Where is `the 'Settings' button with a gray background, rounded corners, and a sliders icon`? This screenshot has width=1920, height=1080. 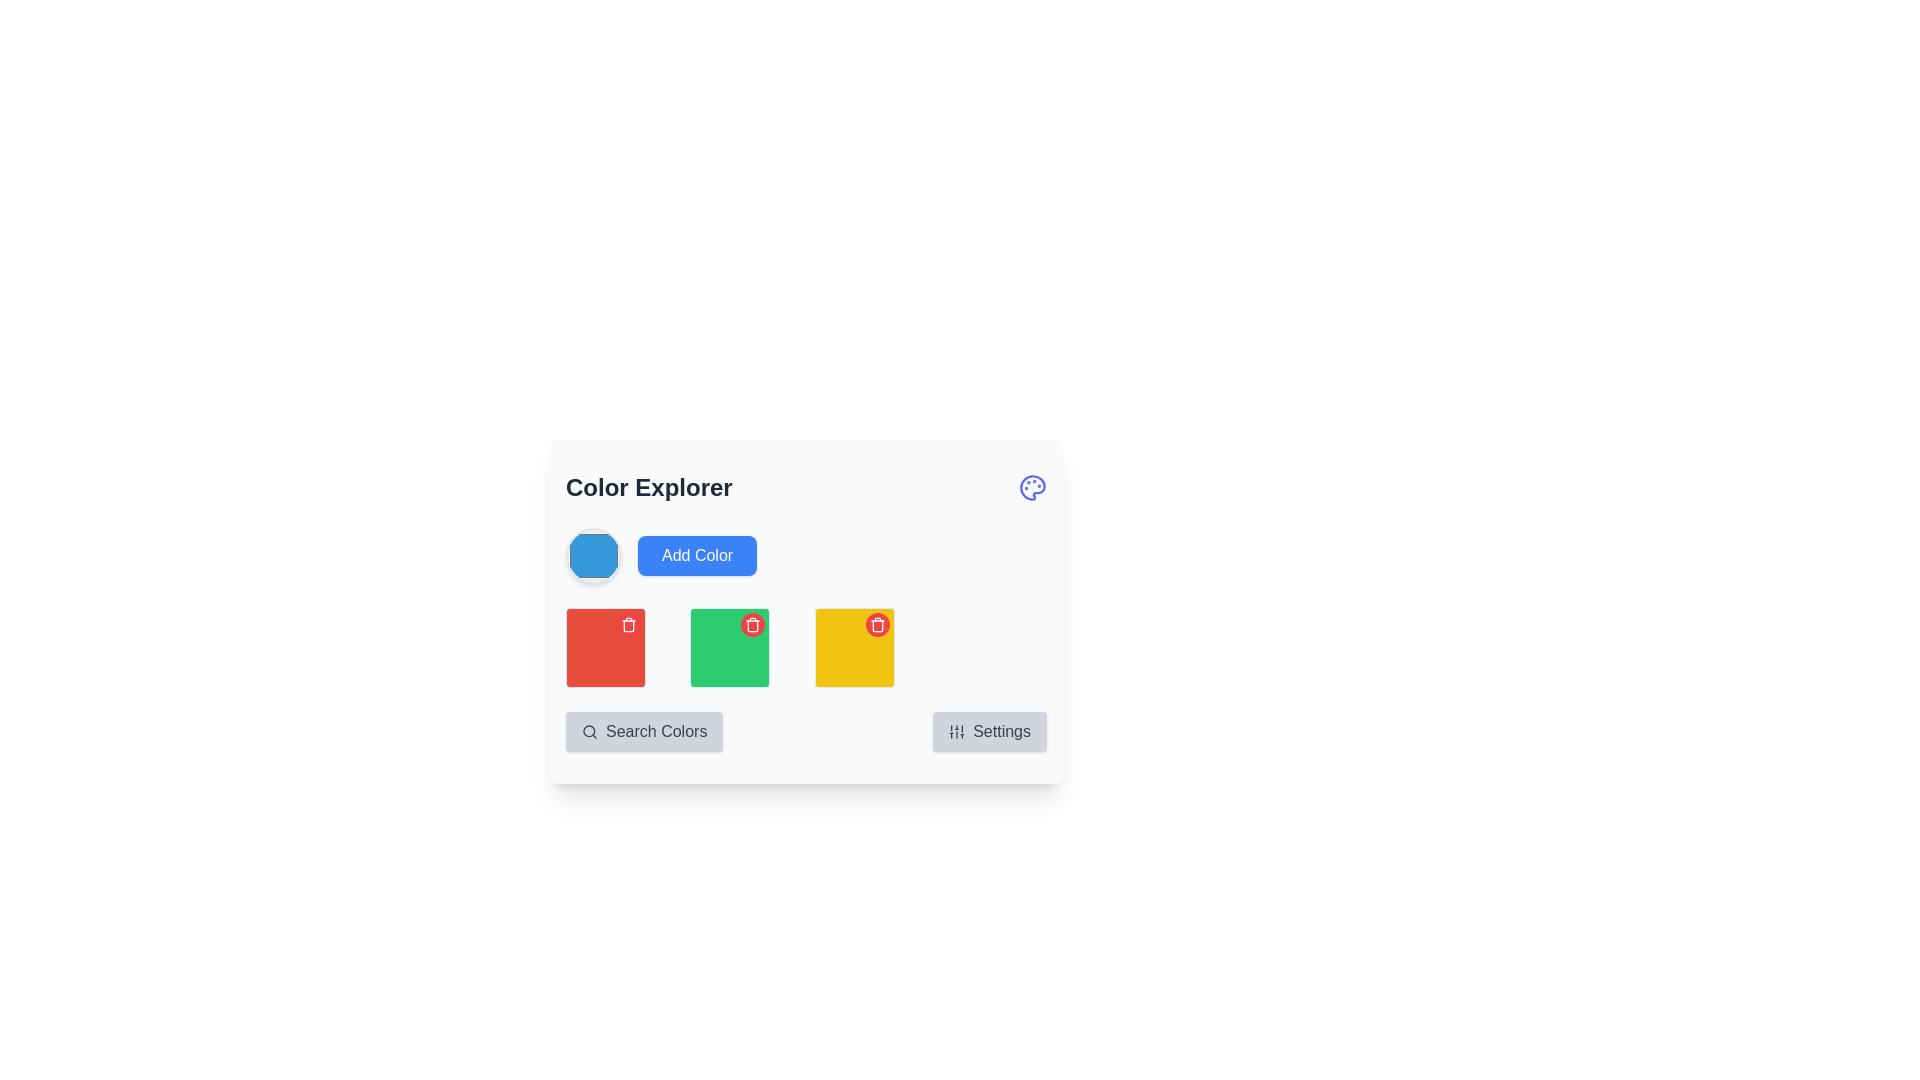 the 'Settings' button with a gray background, rounded corners, and a sliders icon is located at coordinates (990, 732).